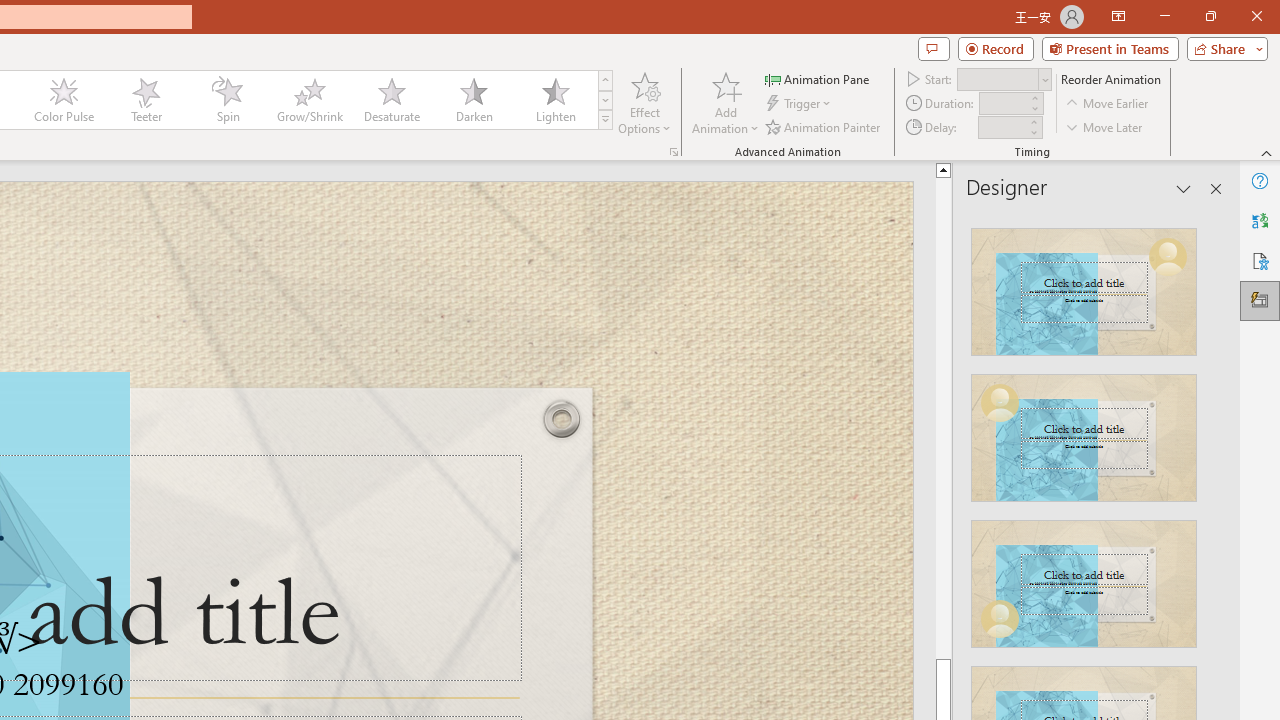 The height and width of the screenshot is (720, 1280). I want to click on 'Color Pulse', so click(64, 100).